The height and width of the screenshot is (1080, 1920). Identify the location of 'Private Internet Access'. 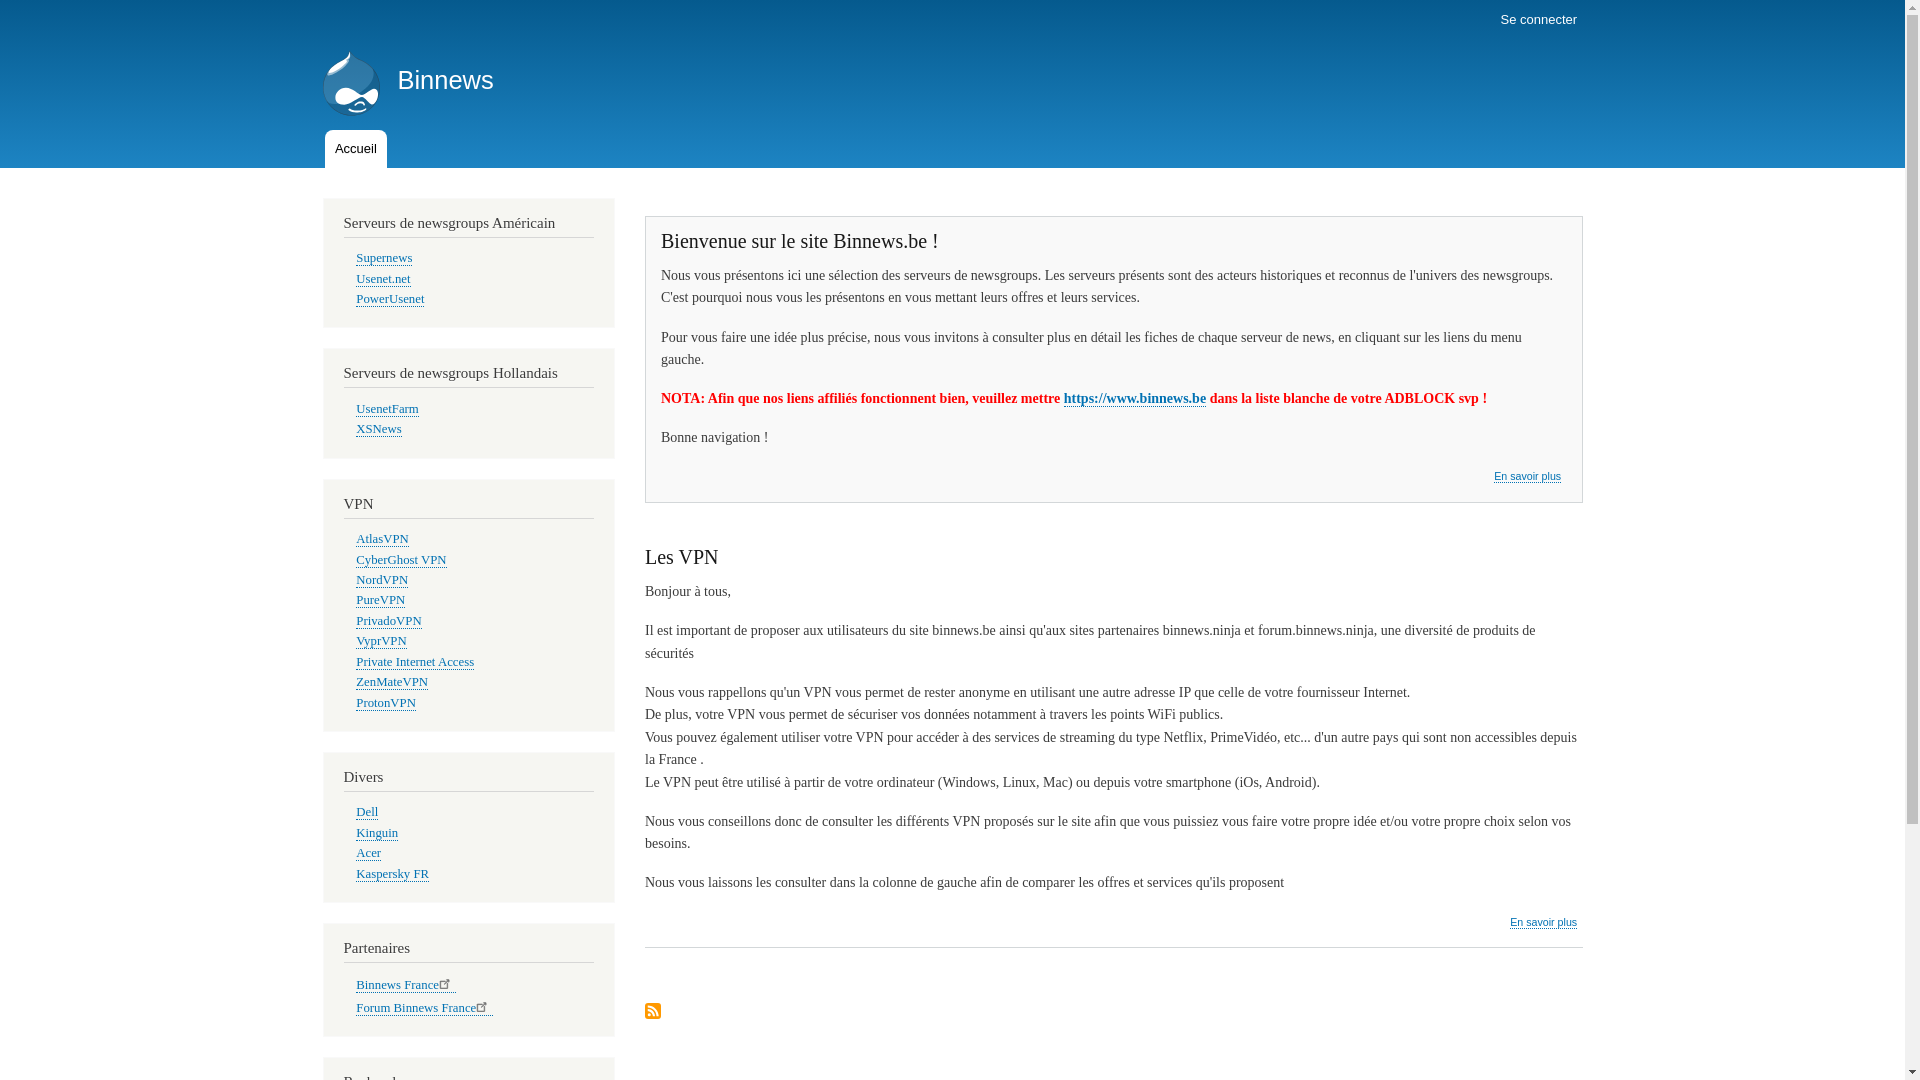
(413, 662).